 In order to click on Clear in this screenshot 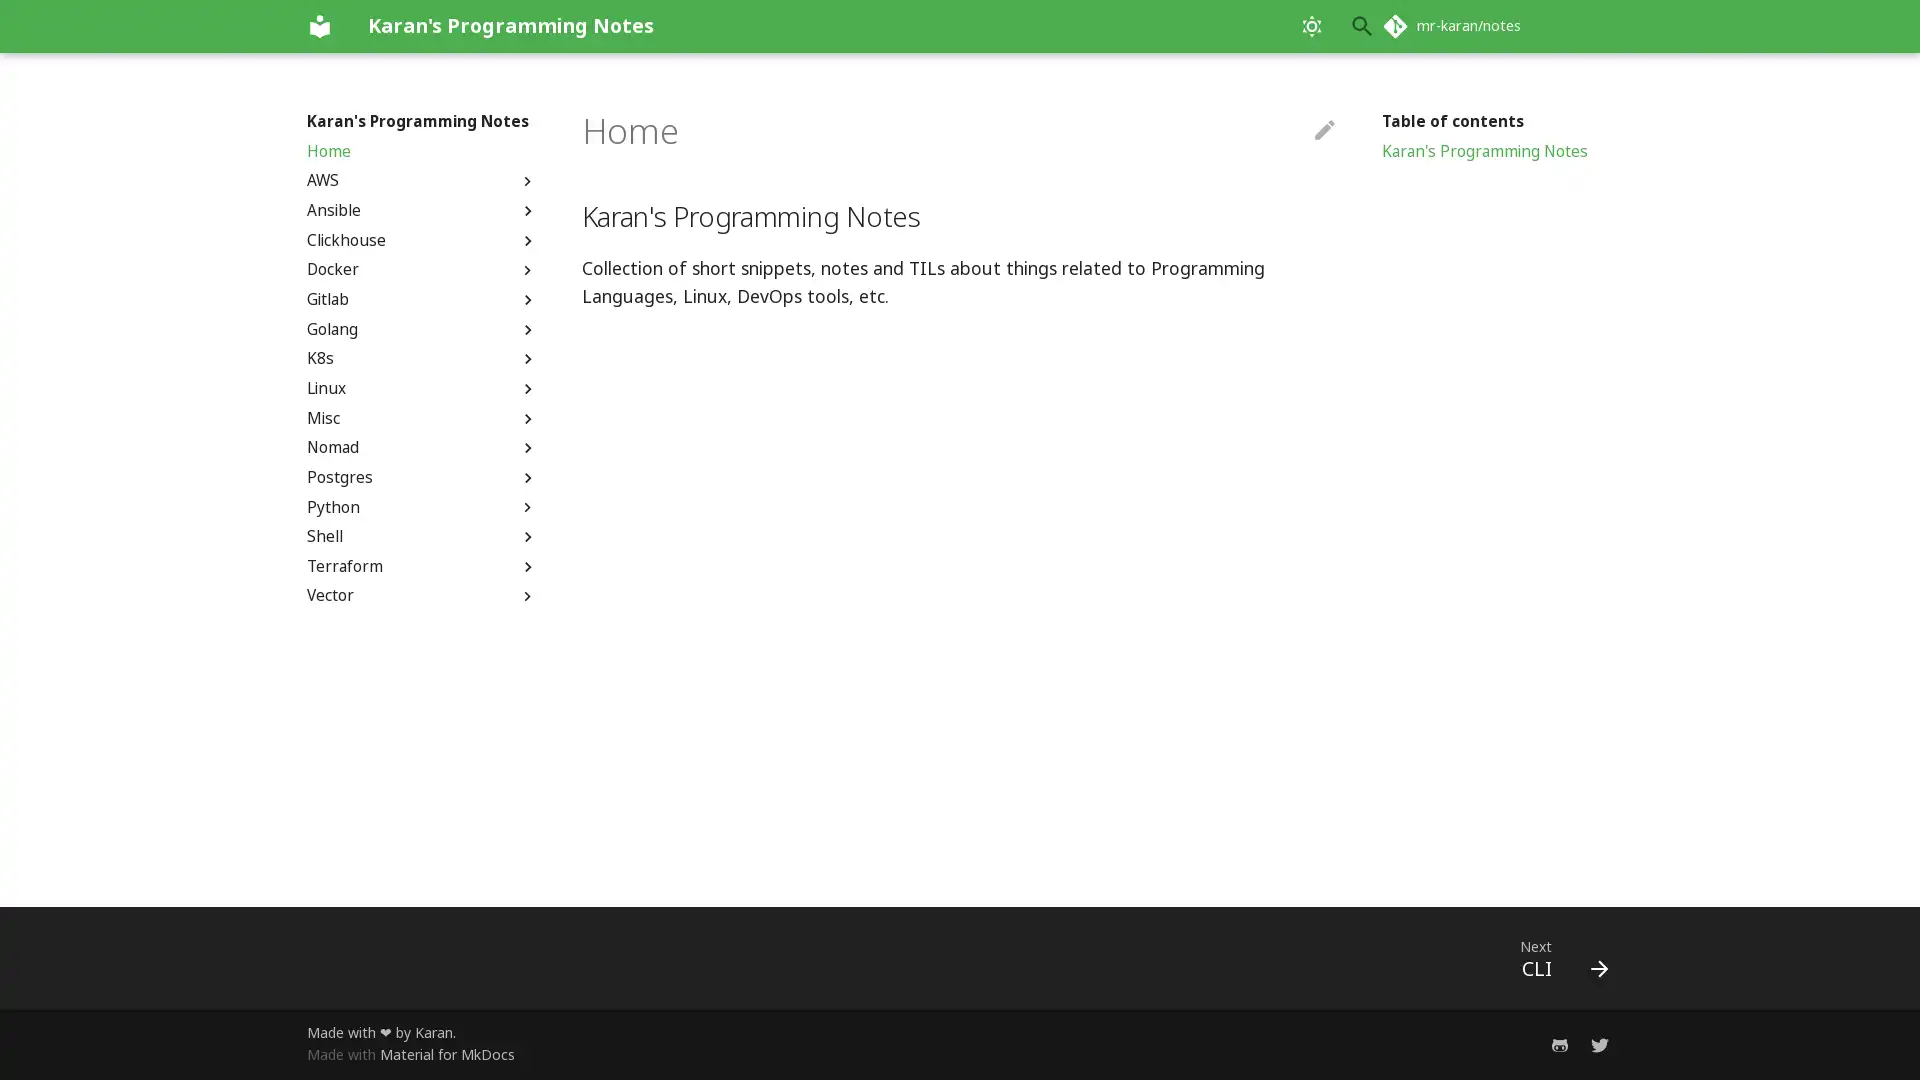, I will do `click(1314, 26)`.